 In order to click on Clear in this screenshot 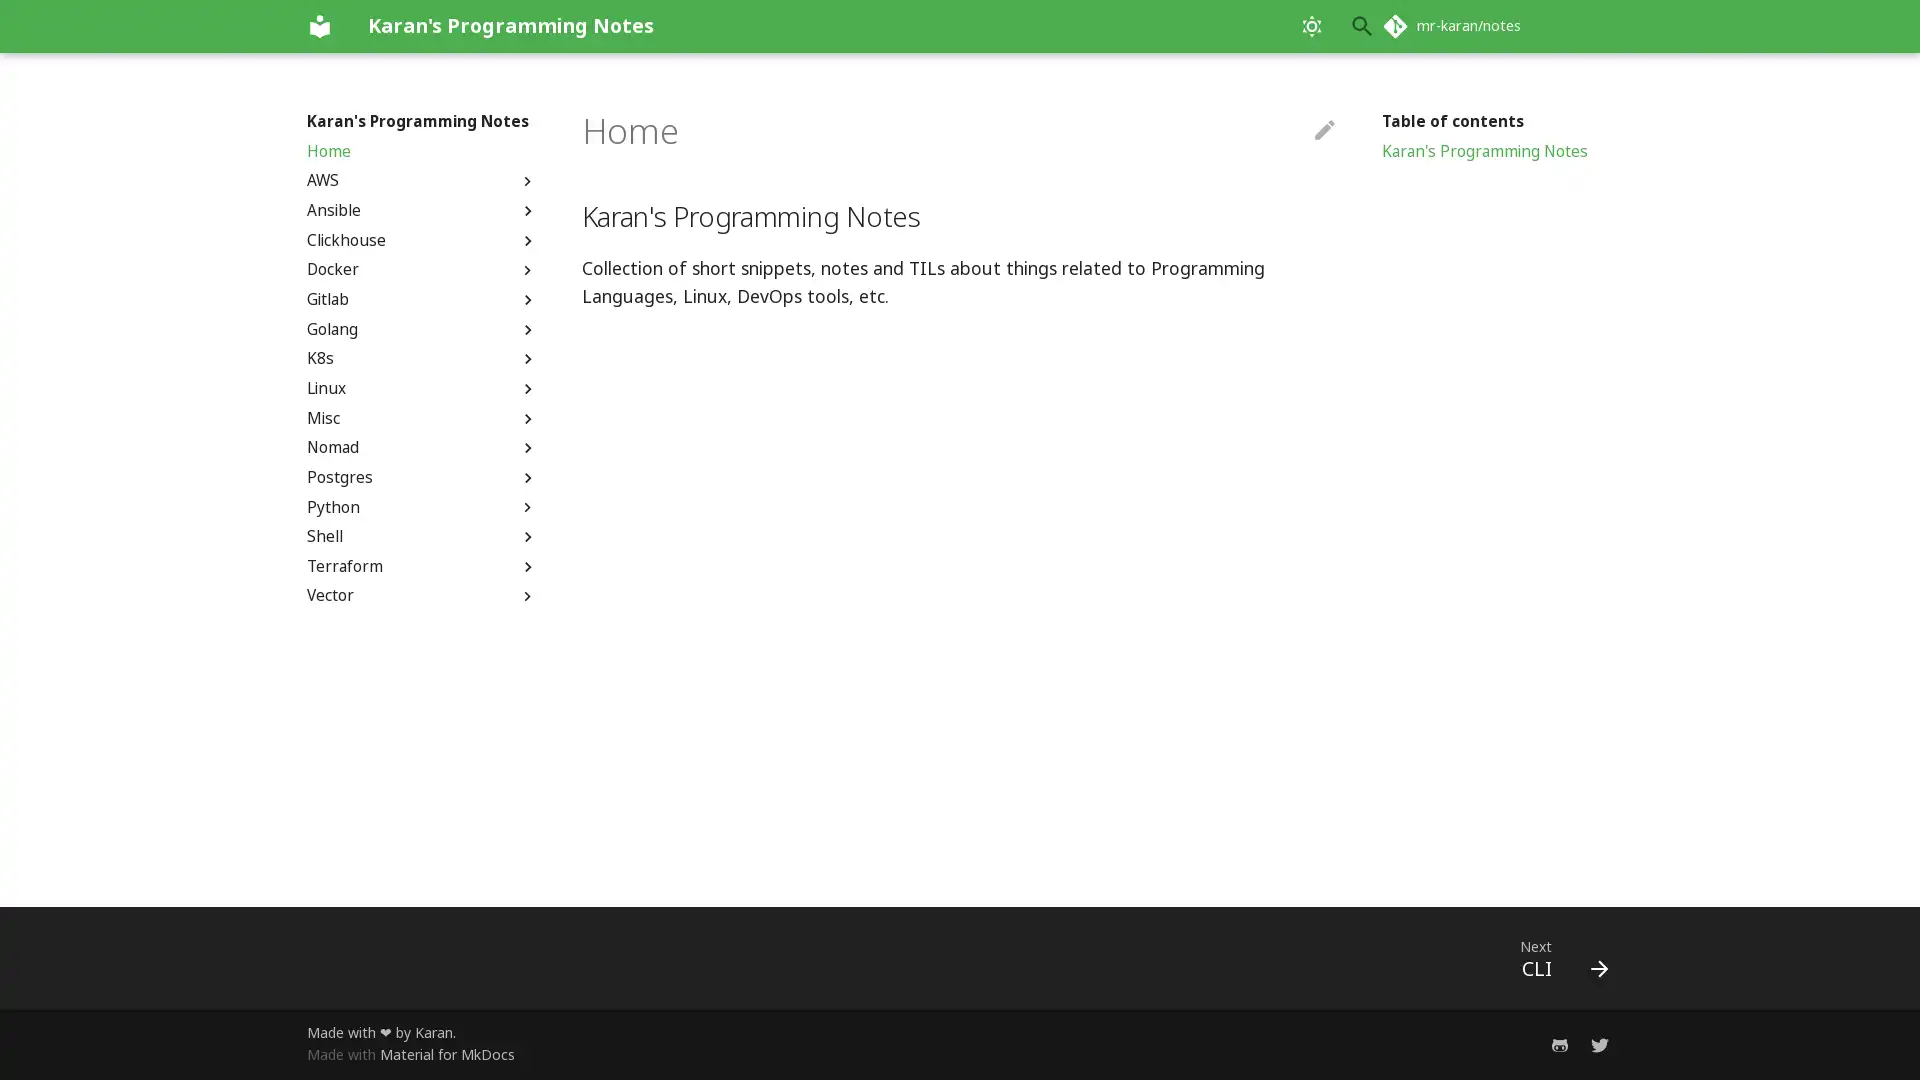, I will do `click(1314, 26)`.